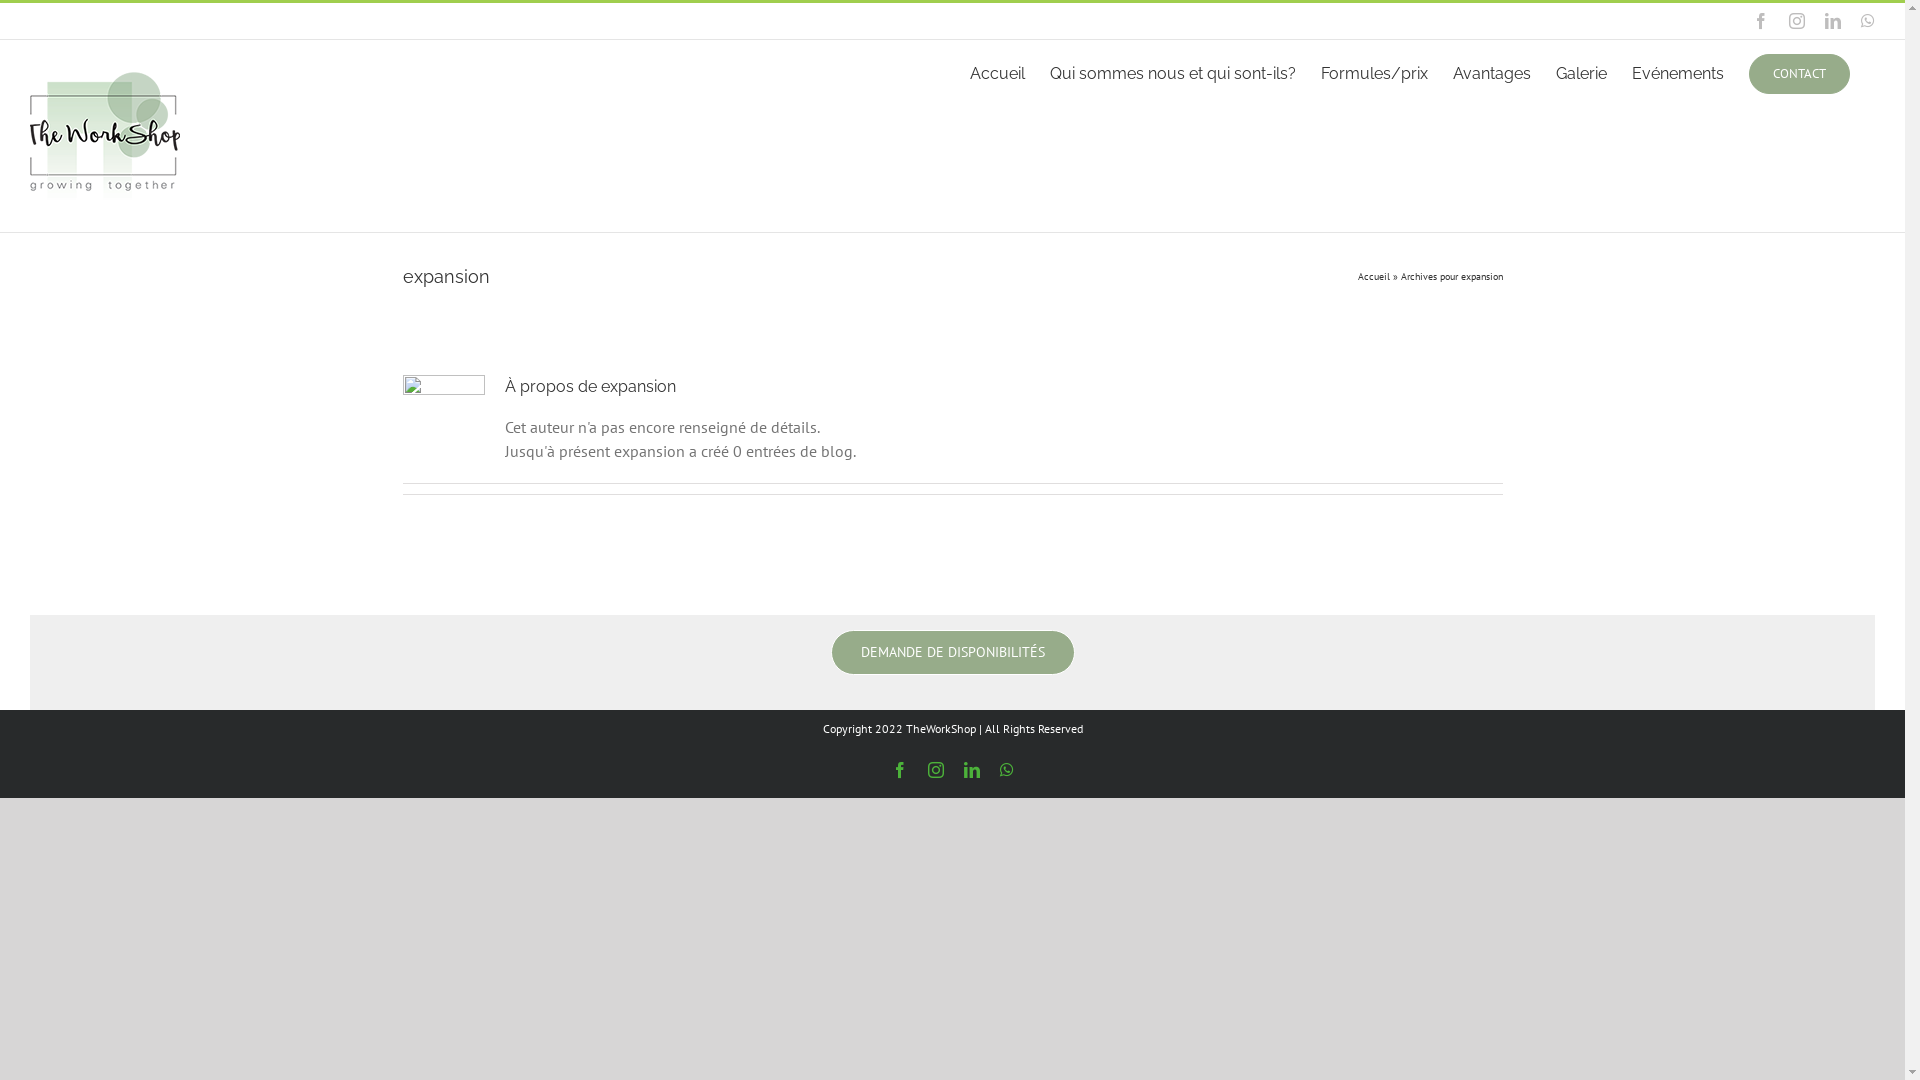 The height and width of the screenshot is (1080, 1920). I want to click on 'LinkedIn', so click(1833, 20).